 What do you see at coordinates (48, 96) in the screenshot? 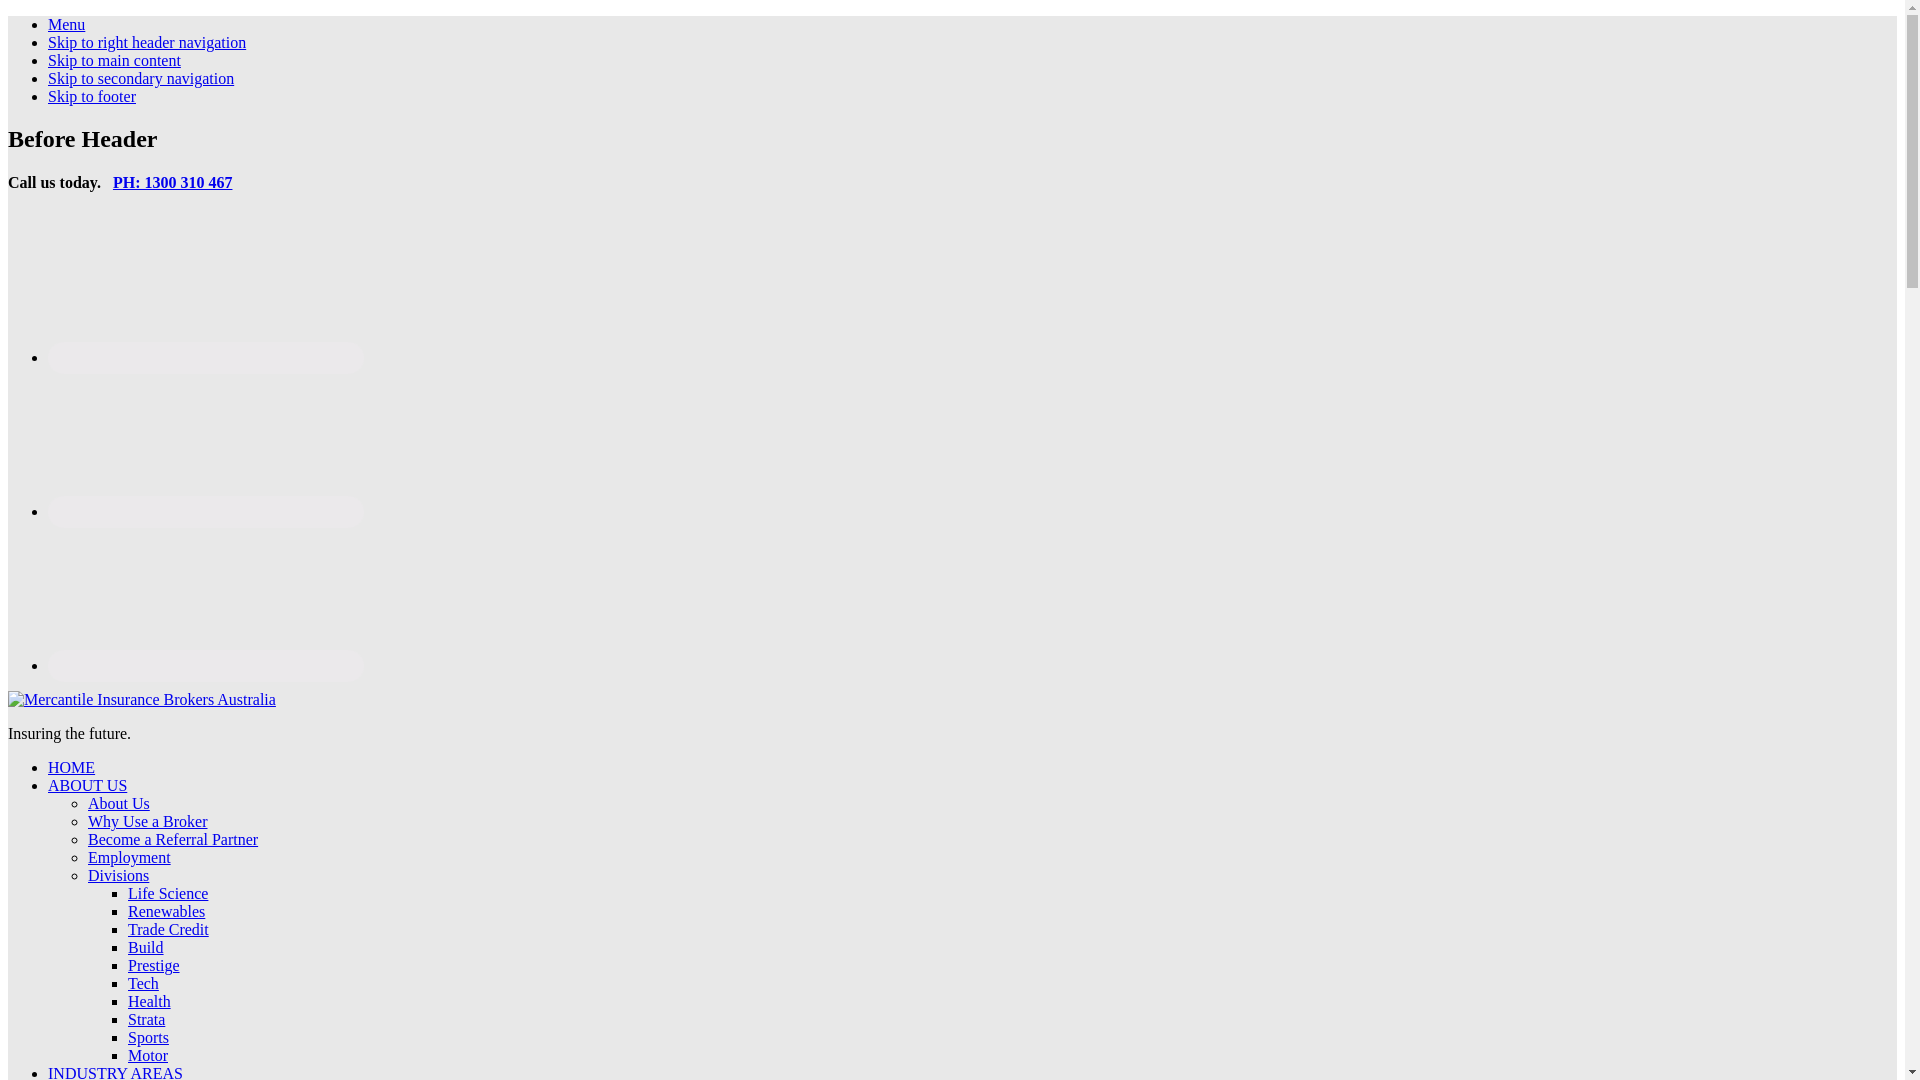
I see `'Skip to footer'` at bounding box center [48, 96].